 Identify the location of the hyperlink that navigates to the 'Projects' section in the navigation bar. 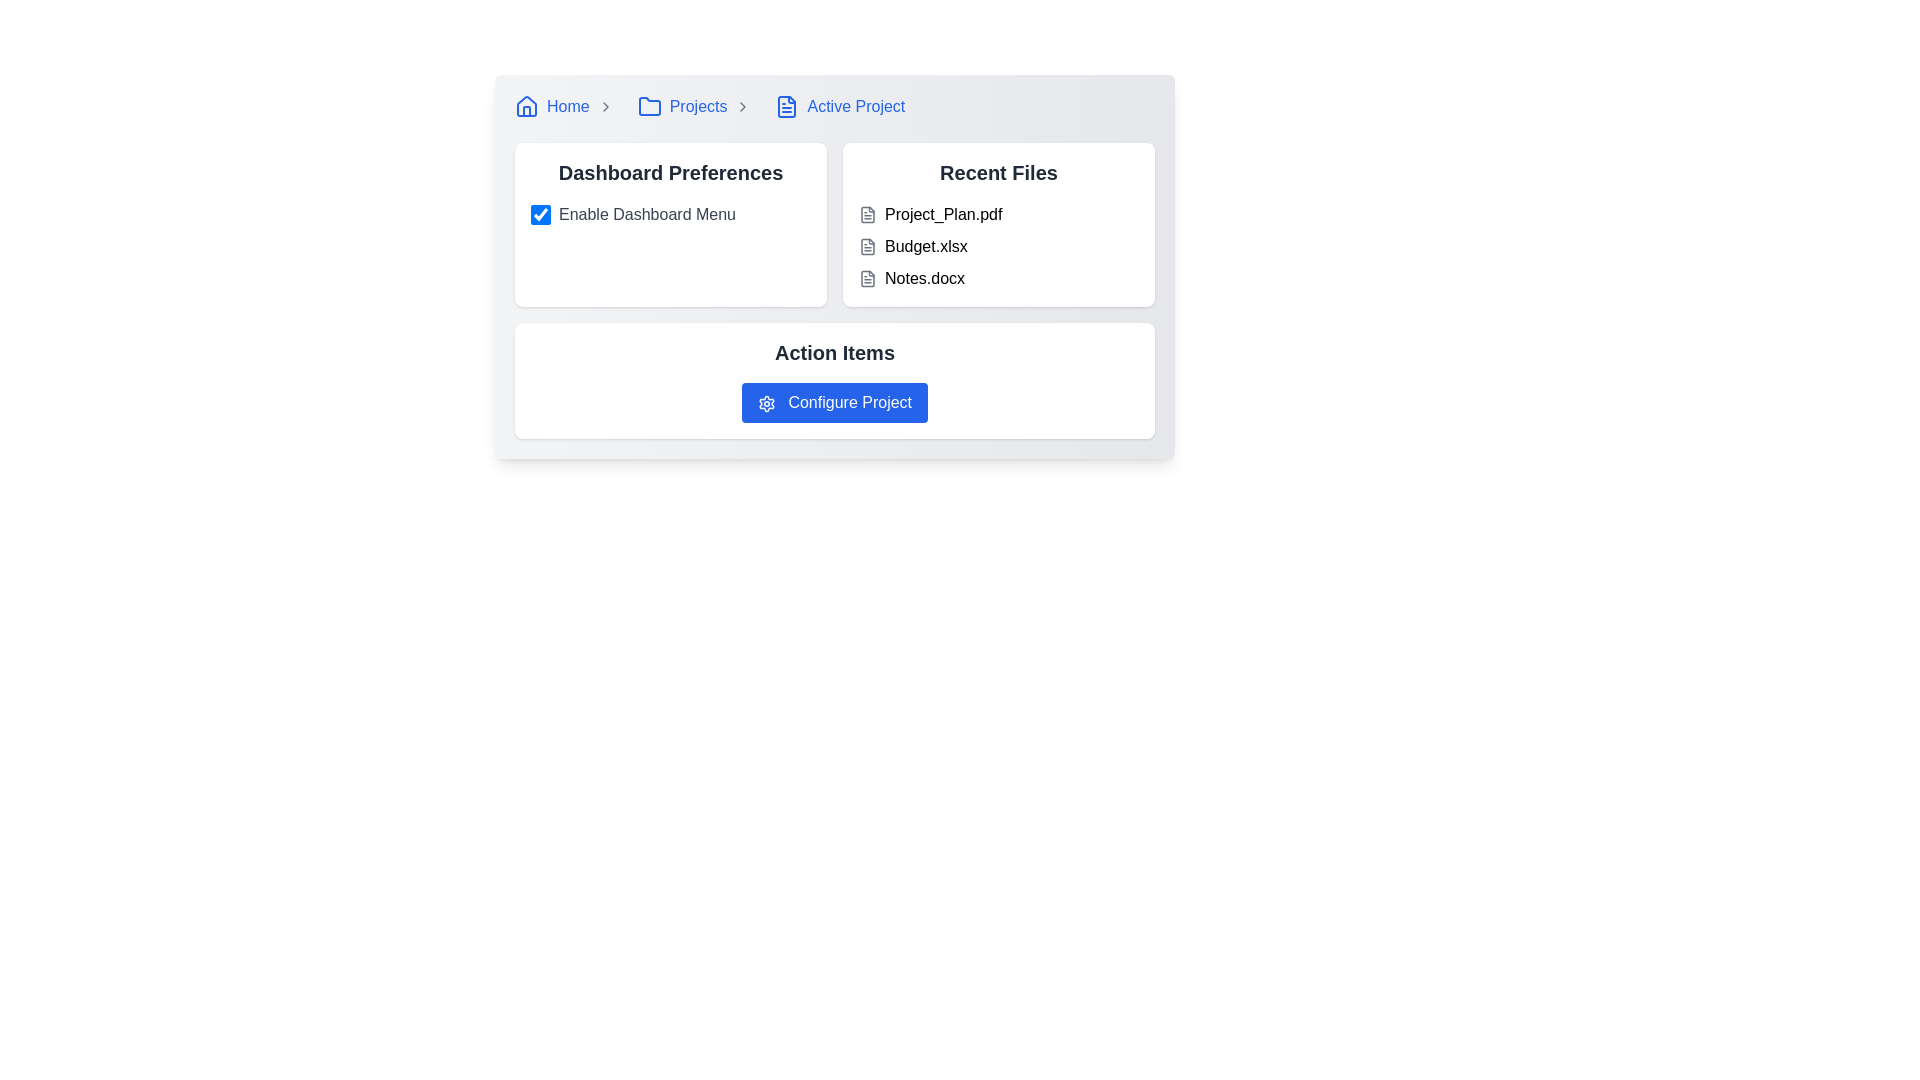
(682, 107).